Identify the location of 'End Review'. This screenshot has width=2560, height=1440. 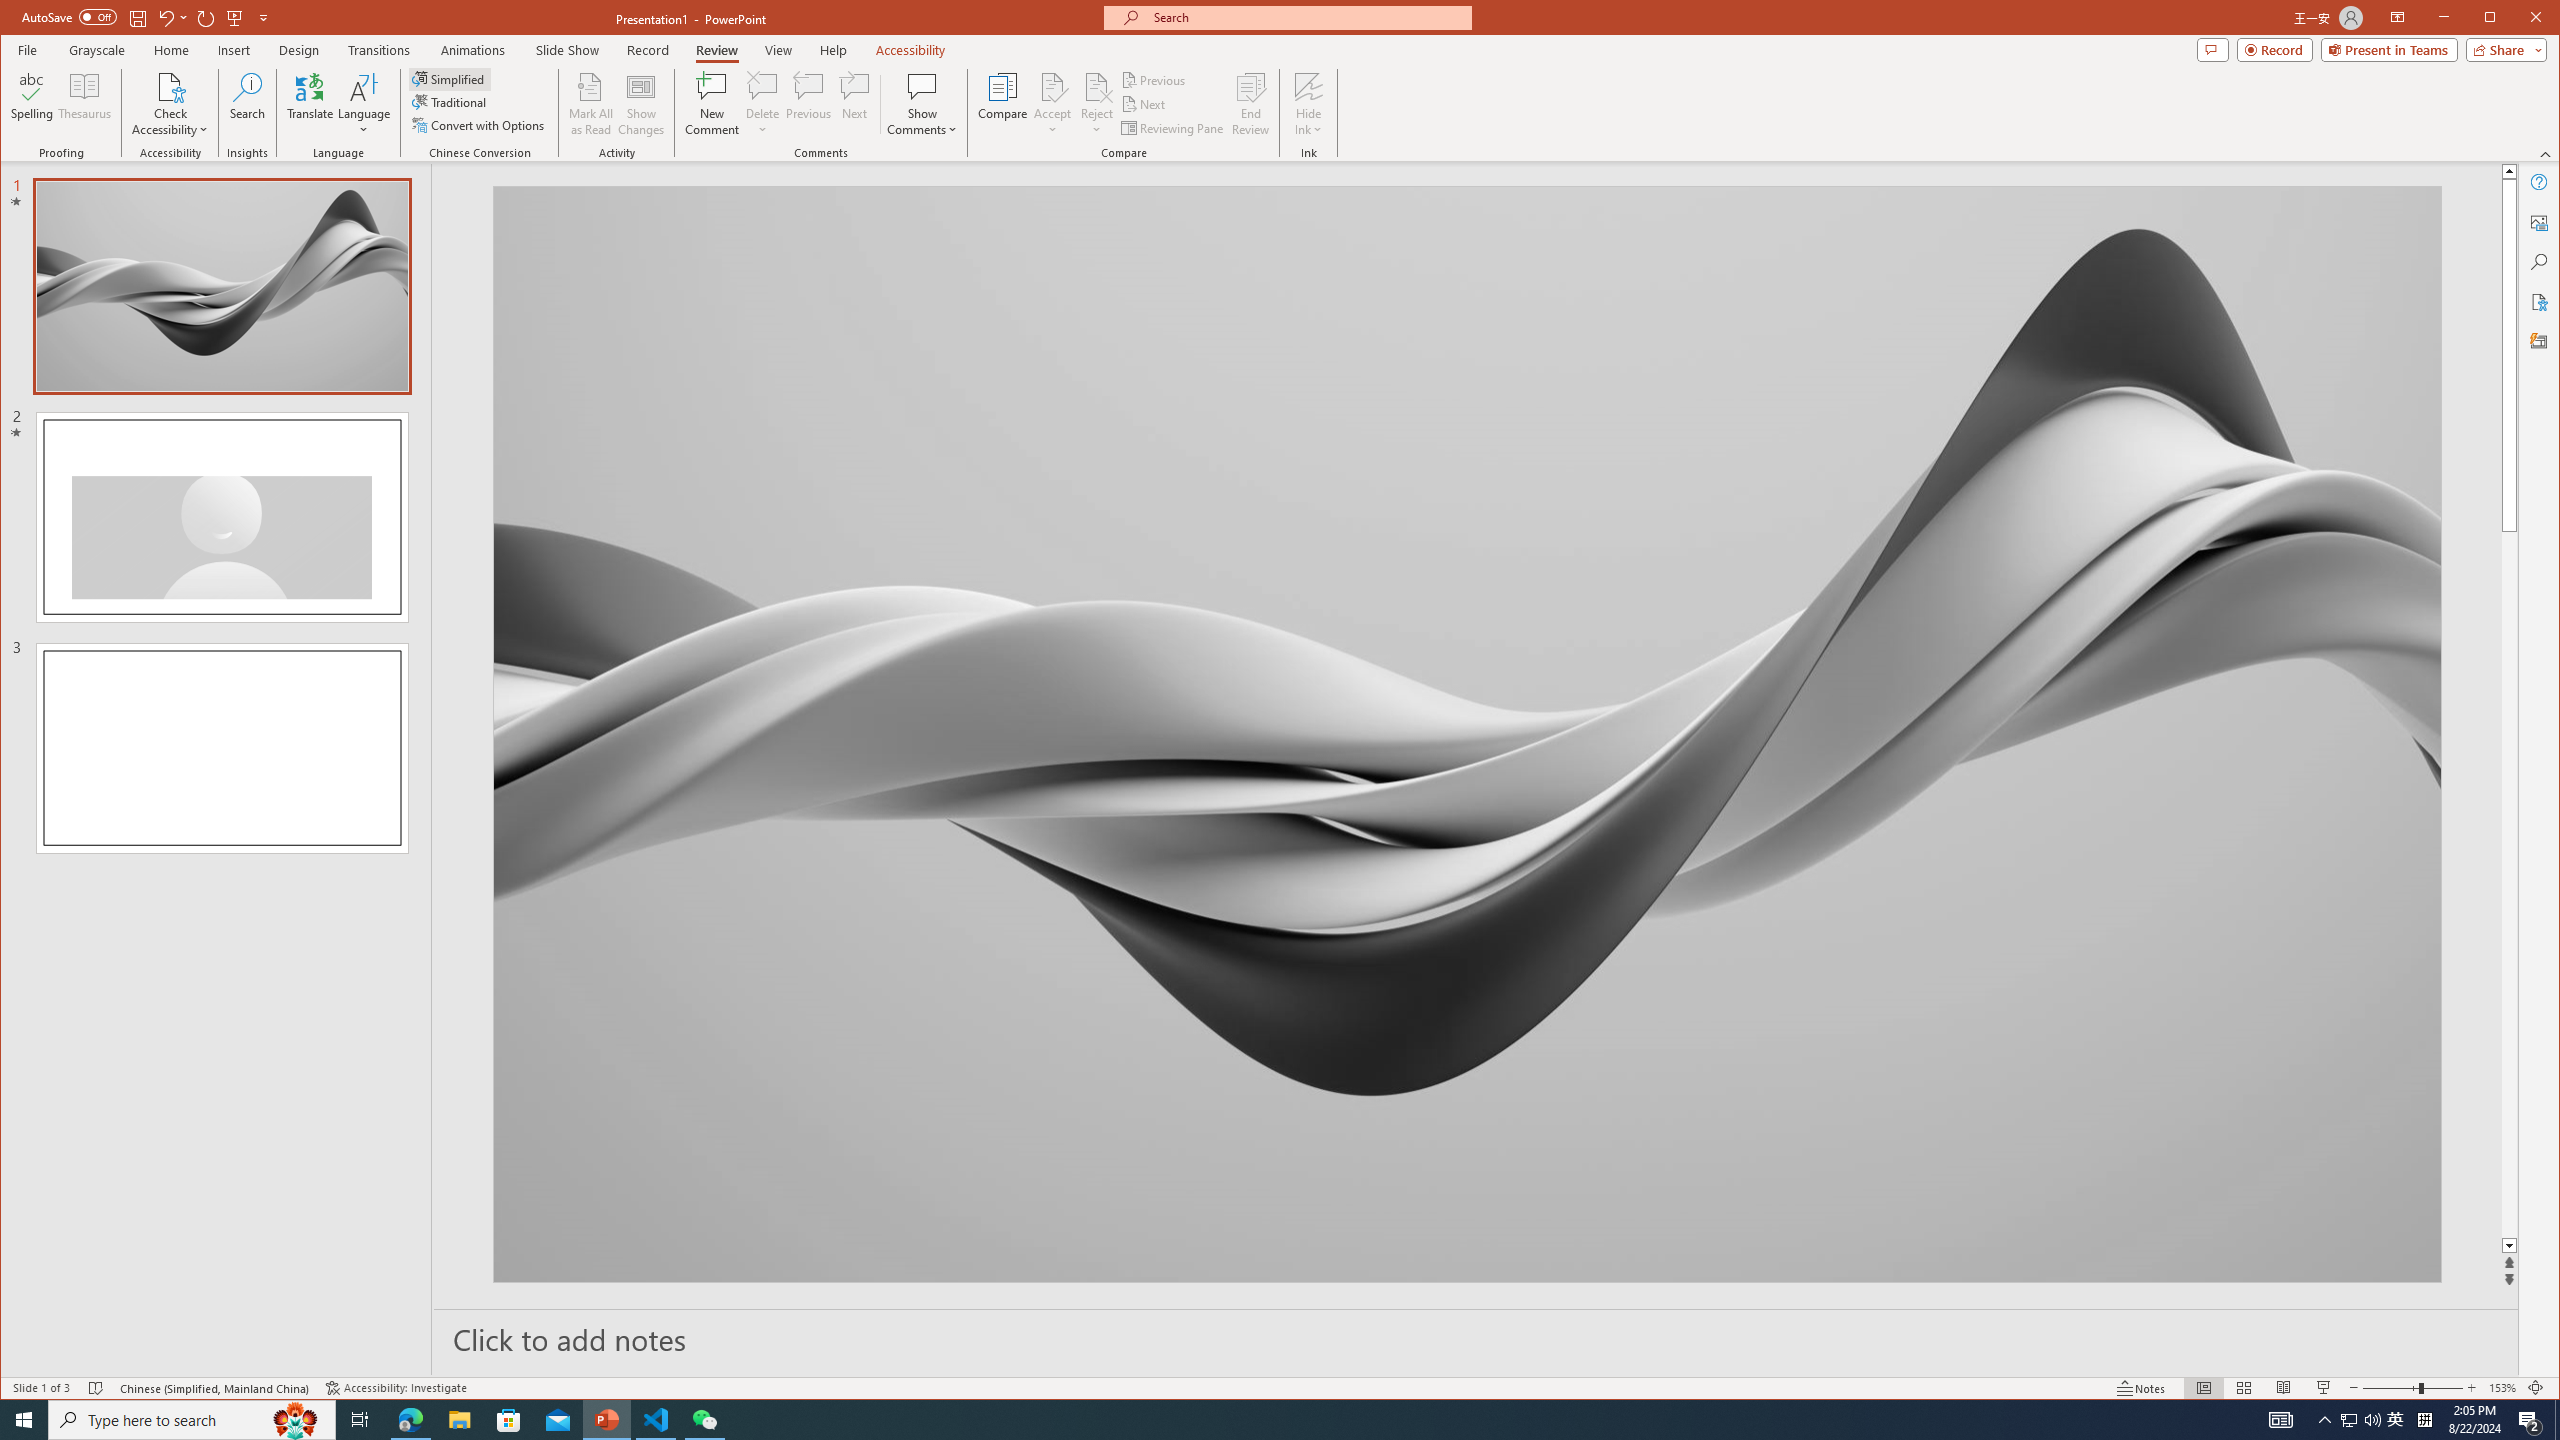
(1250, 103).